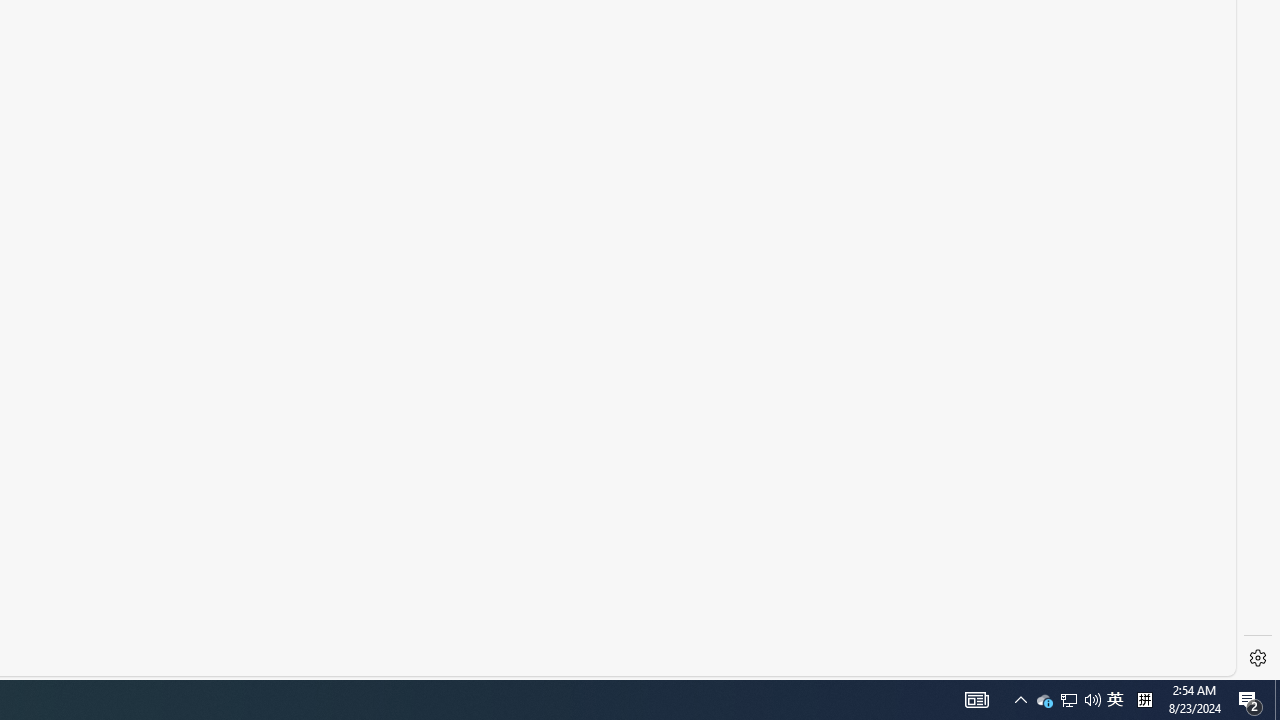 The height and width of the screenshot is (720, 1280). What do you see at coordinates (1020, 698) in the screenshot?
I see `'AutomationID: 4105'` at bounding box center [1020, 698].